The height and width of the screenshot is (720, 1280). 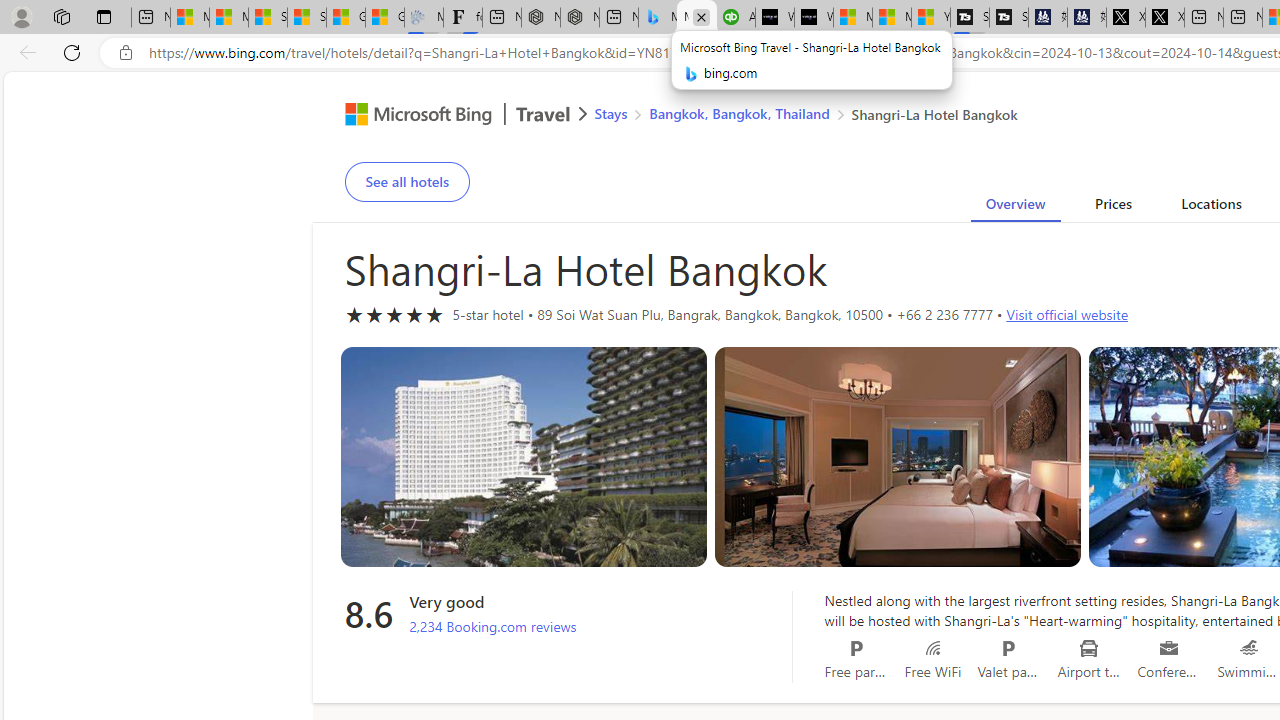 I want to click on 'Overview', so click(x=1015, y=207).